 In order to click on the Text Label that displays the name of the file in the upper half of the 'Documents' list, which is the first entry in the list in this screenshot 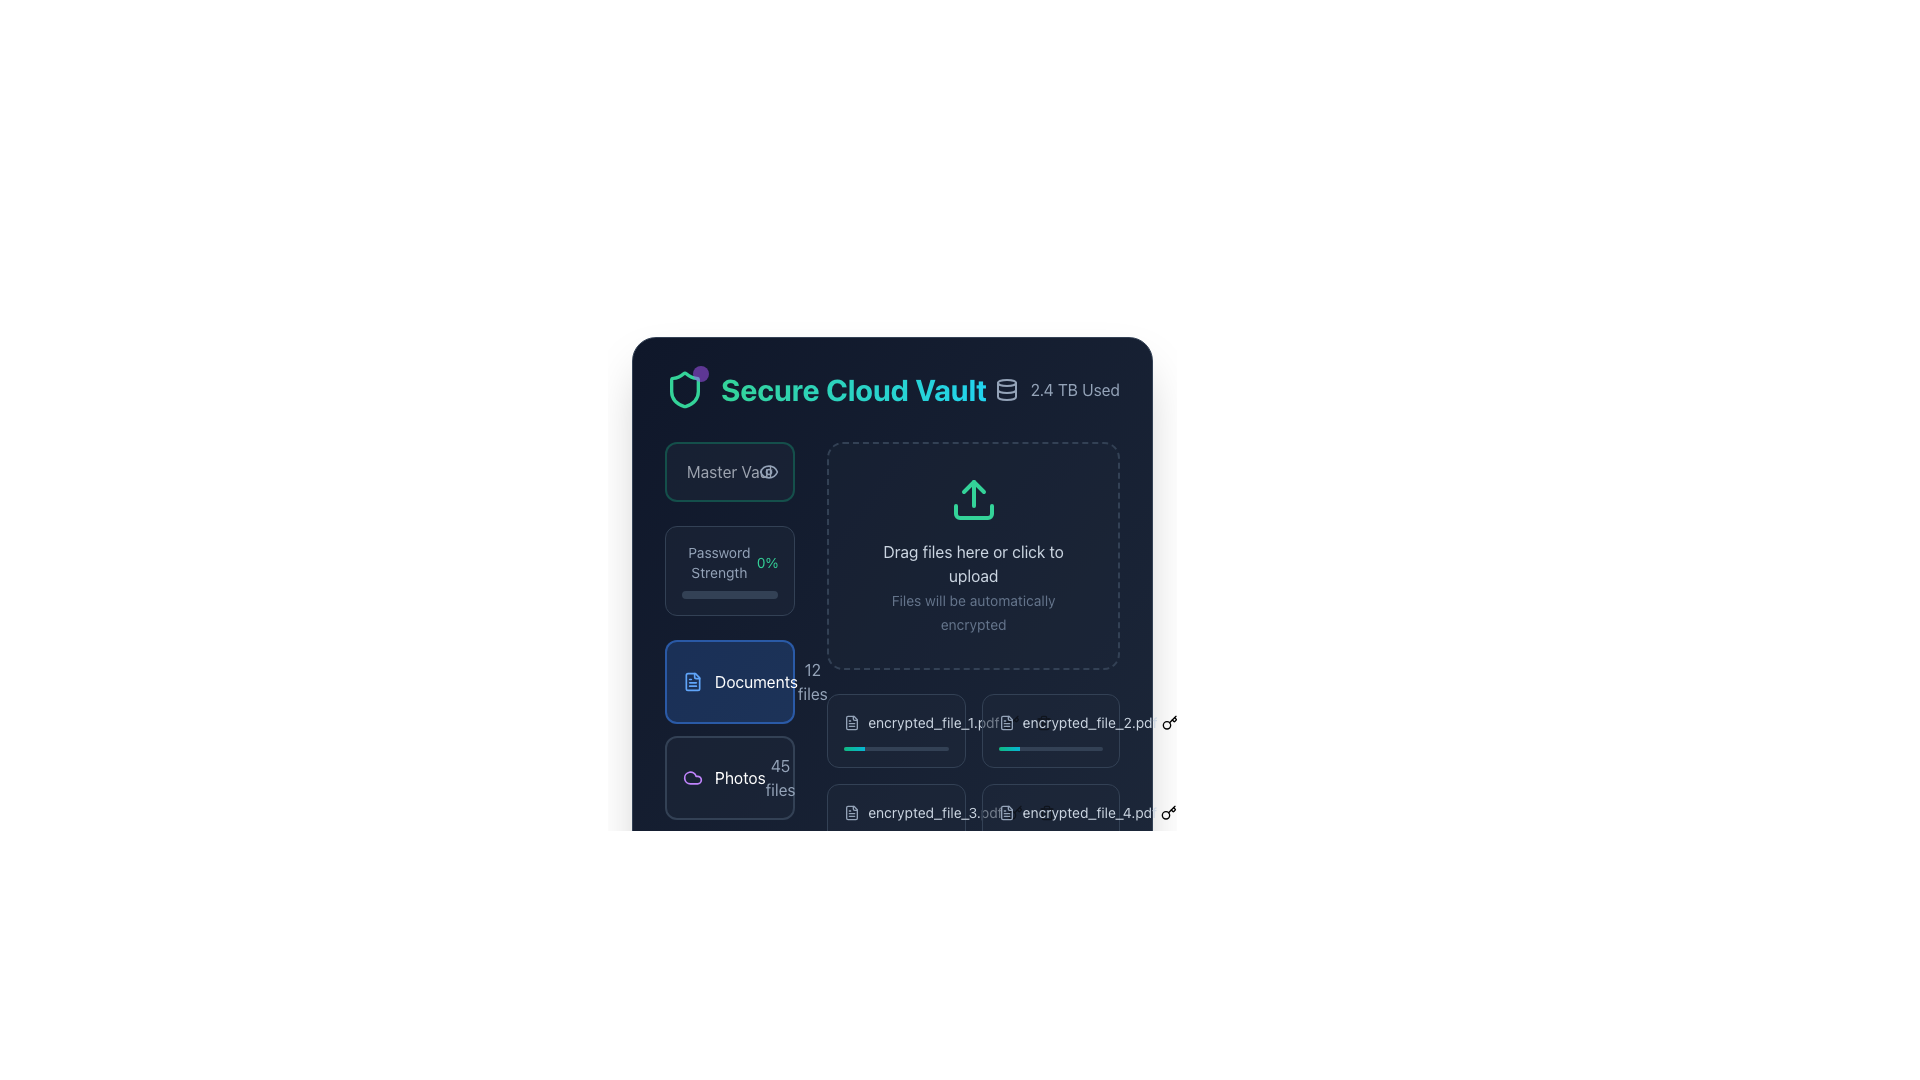, I will do `click(895, 722)`.